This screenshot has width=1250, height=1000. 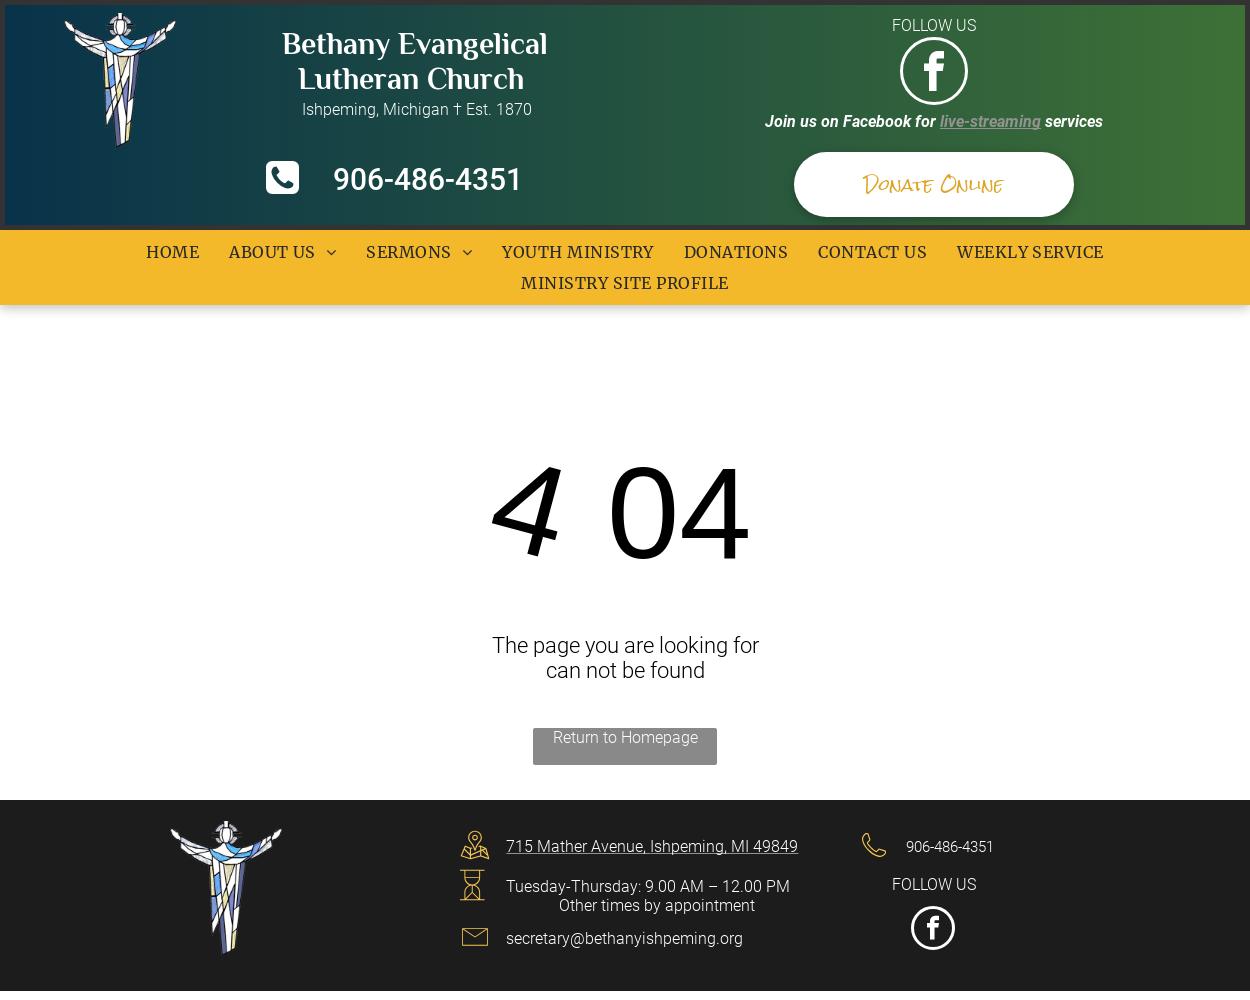 What do you see at coordinates (530, 507) in the screenshot?
I see `'4'` at bounding box center [530, 507].